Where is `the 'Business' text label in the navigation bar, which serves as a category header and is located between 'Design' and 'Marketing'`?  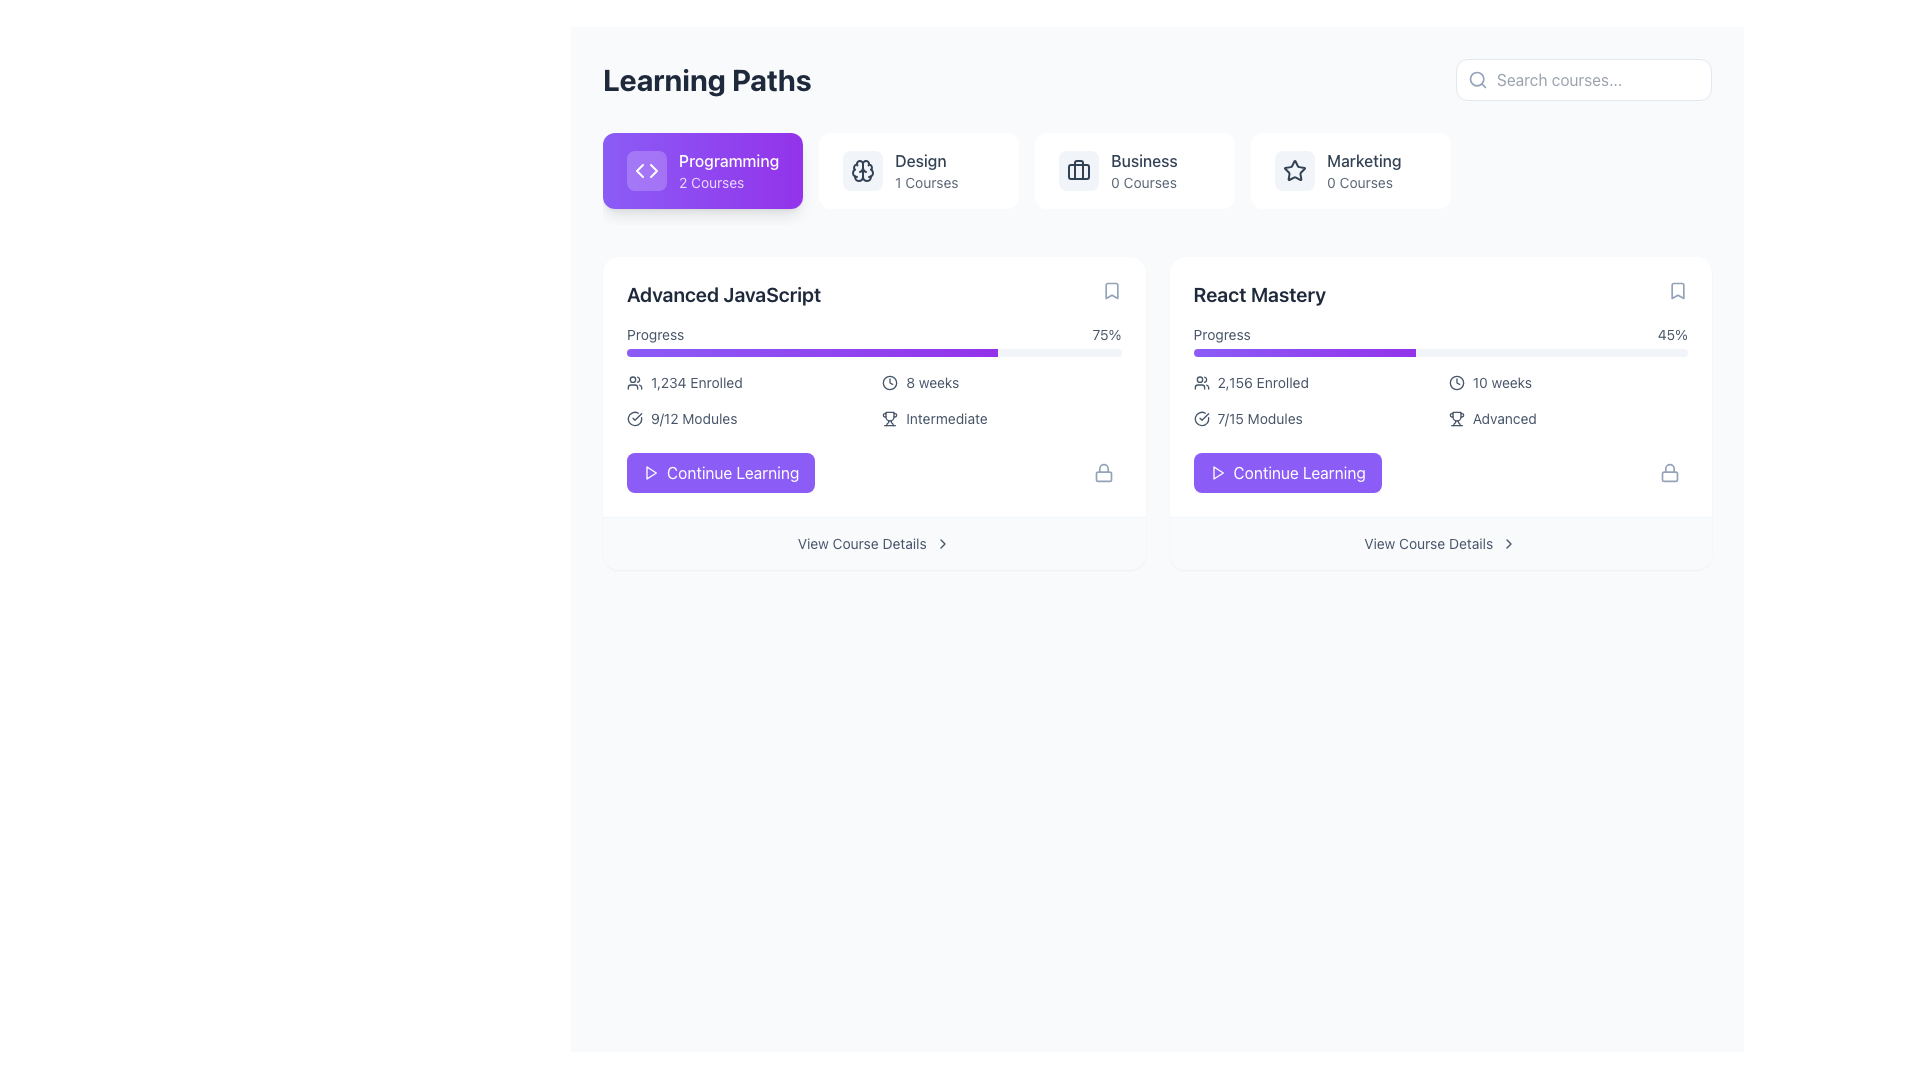 the 'Business' text label in the navigation bar, which serves as a category header and is located between 'Design' and 'Marketing' is located at coordinates (1144, 160).